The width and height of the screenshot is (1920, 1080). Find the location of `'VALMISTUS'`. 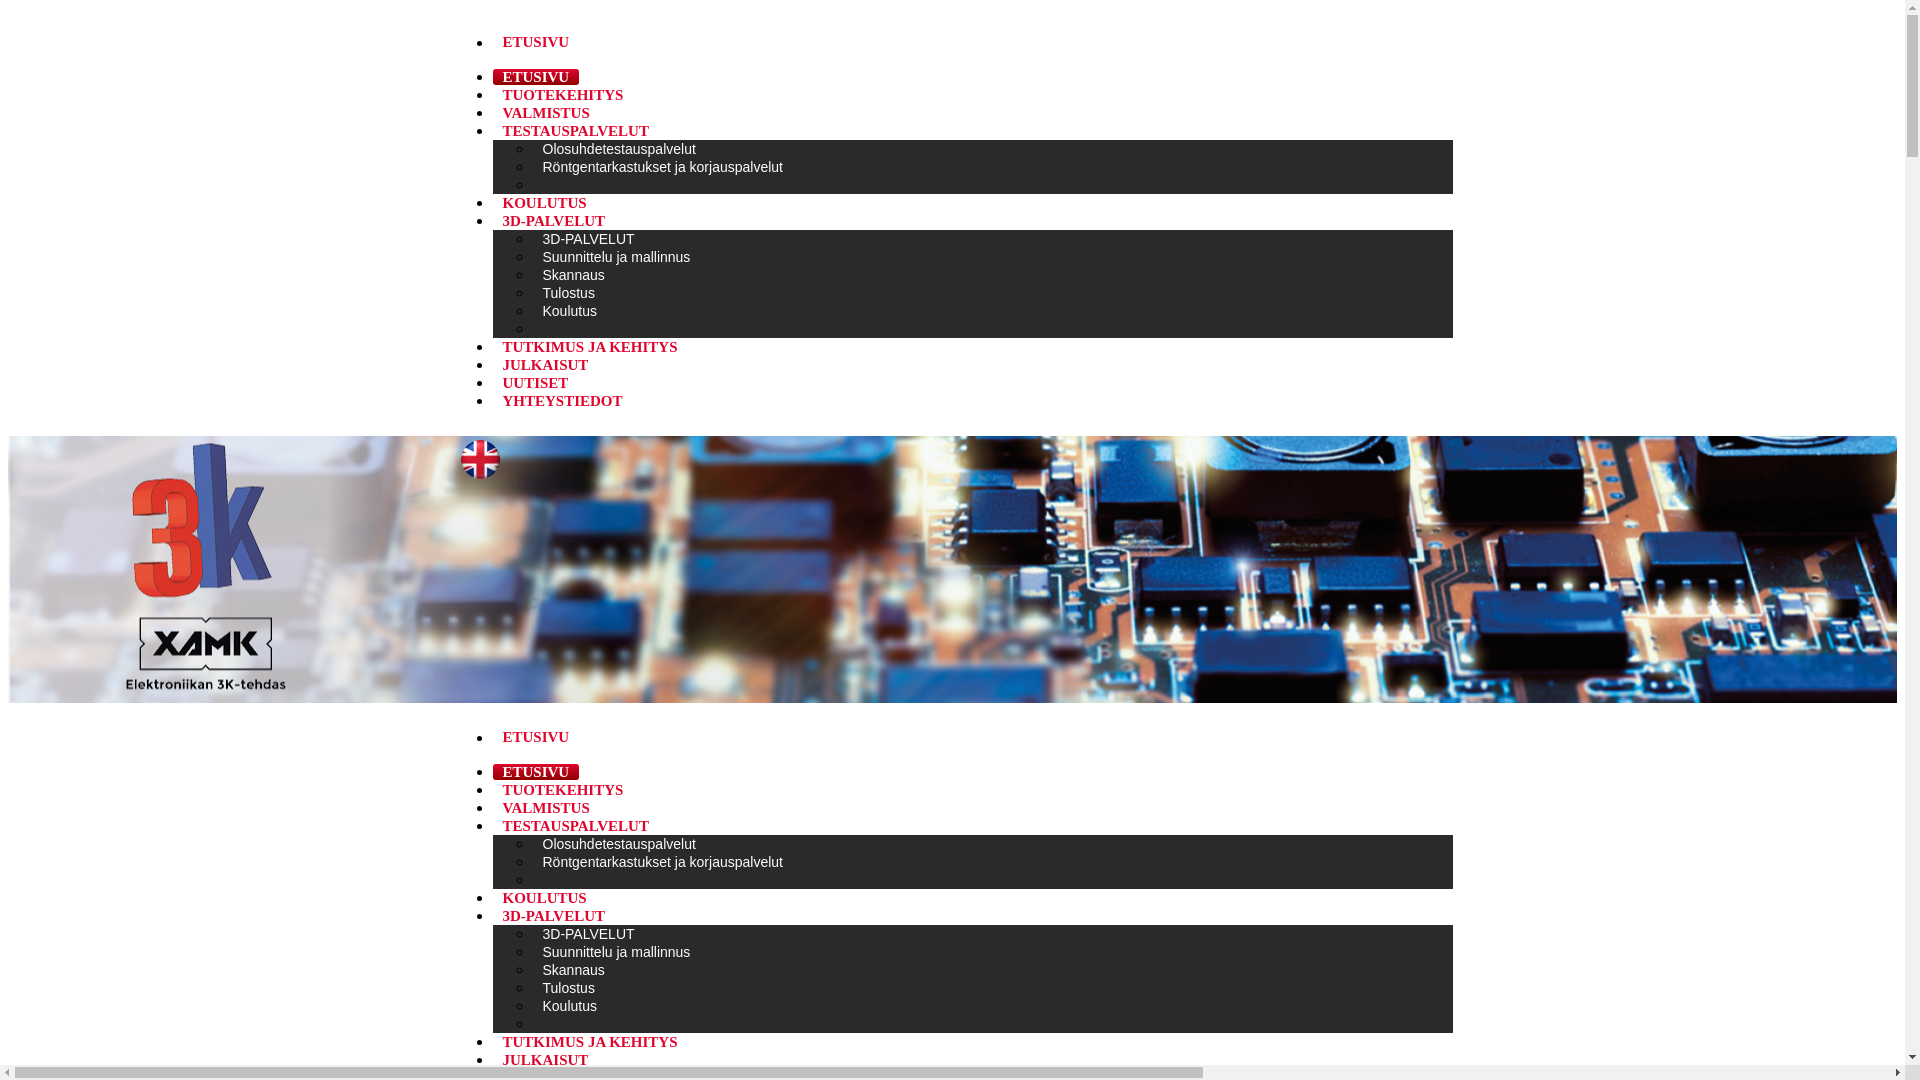

'VALMISTUS' is located at coordinates (491, 112).